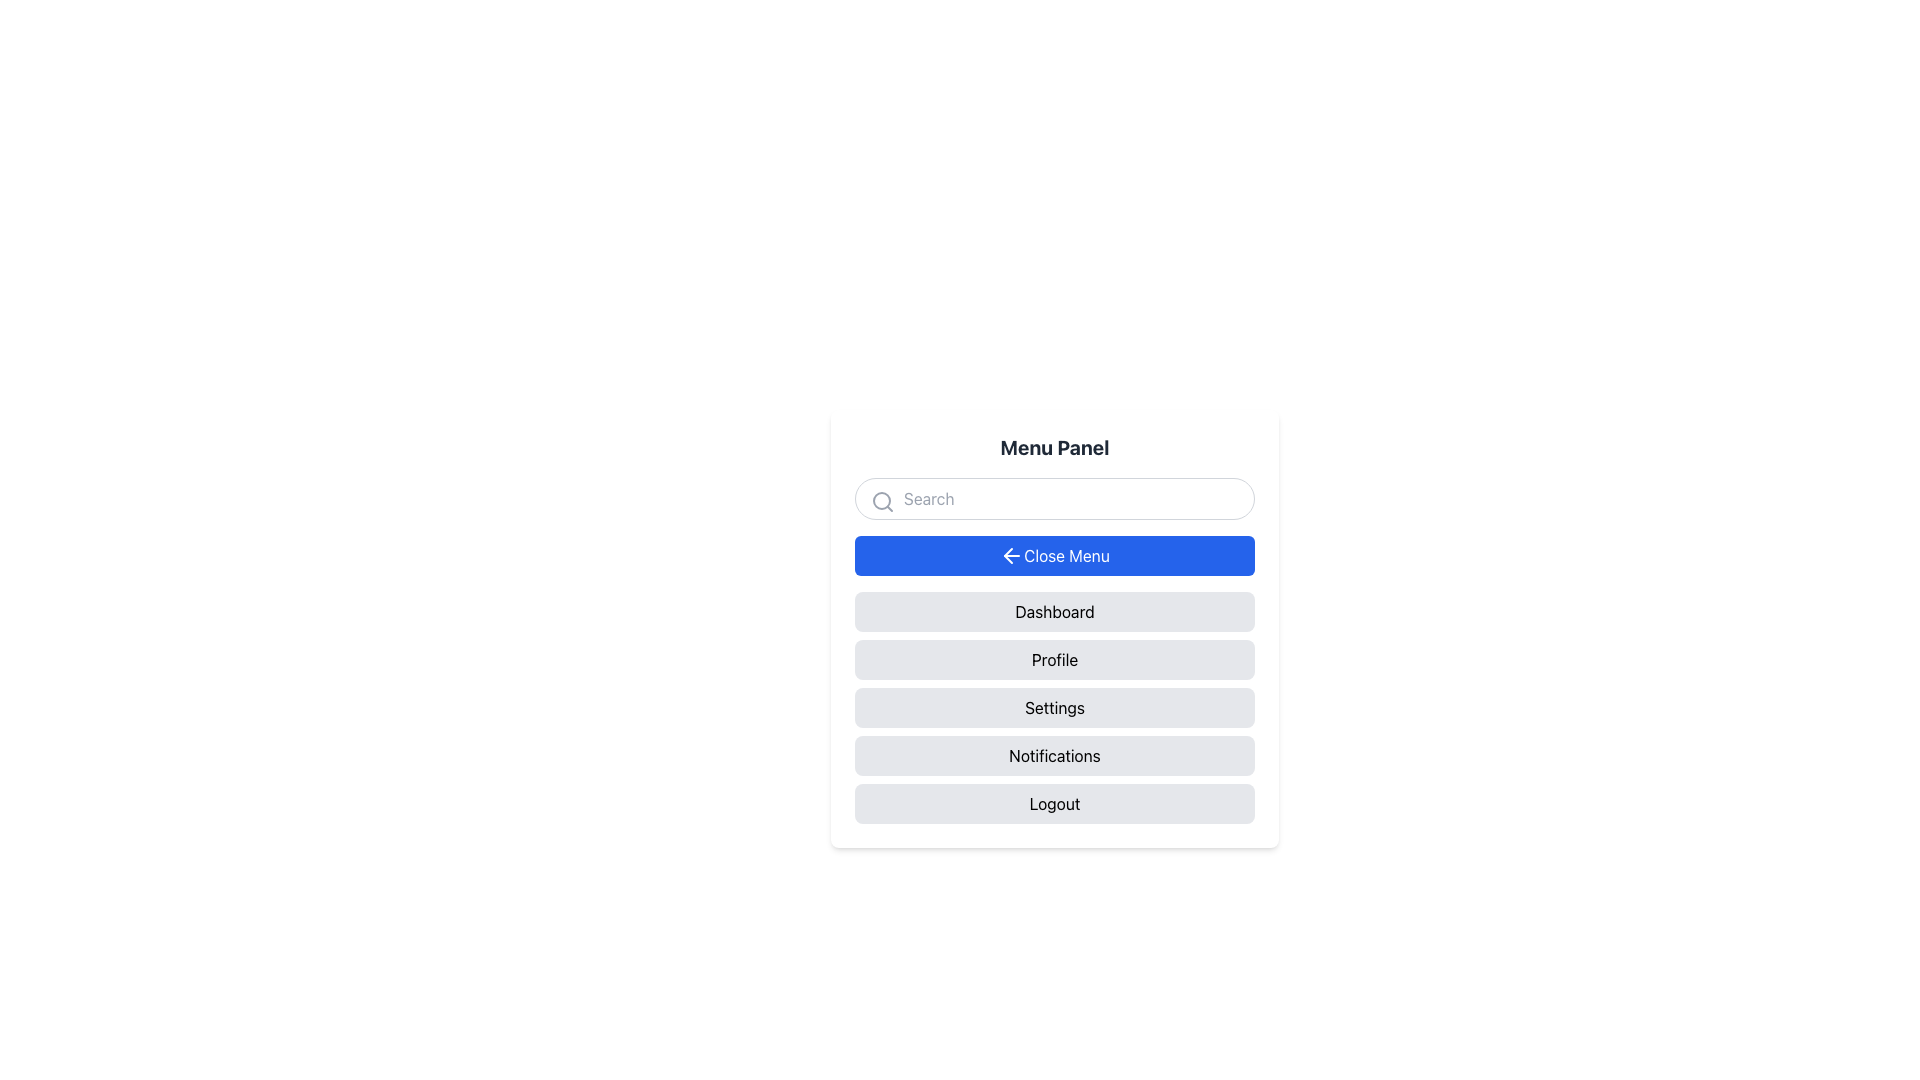  I want to click on the search icon located in the menu panel interface, so click(882, 500).